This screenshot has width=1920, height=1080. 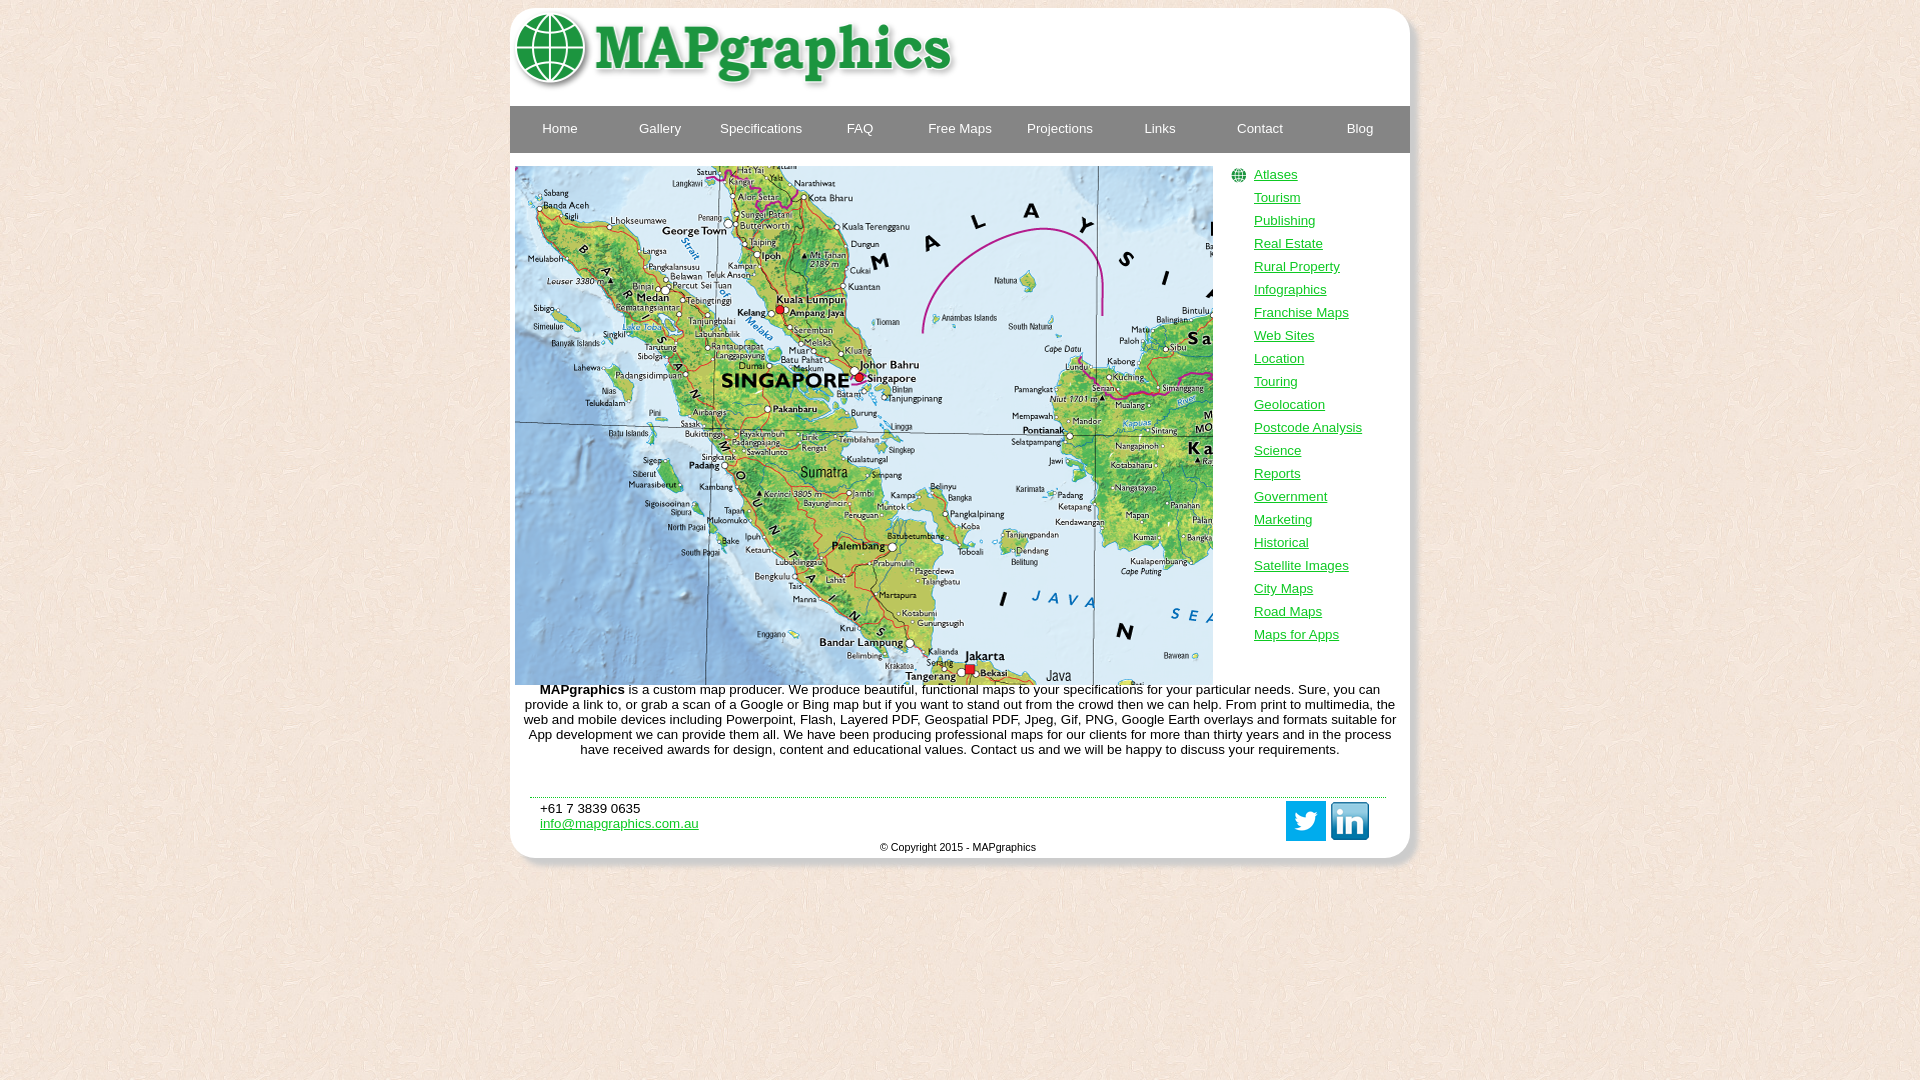 I want to click on 'Satellite Images', so click(x=1301, y=565).